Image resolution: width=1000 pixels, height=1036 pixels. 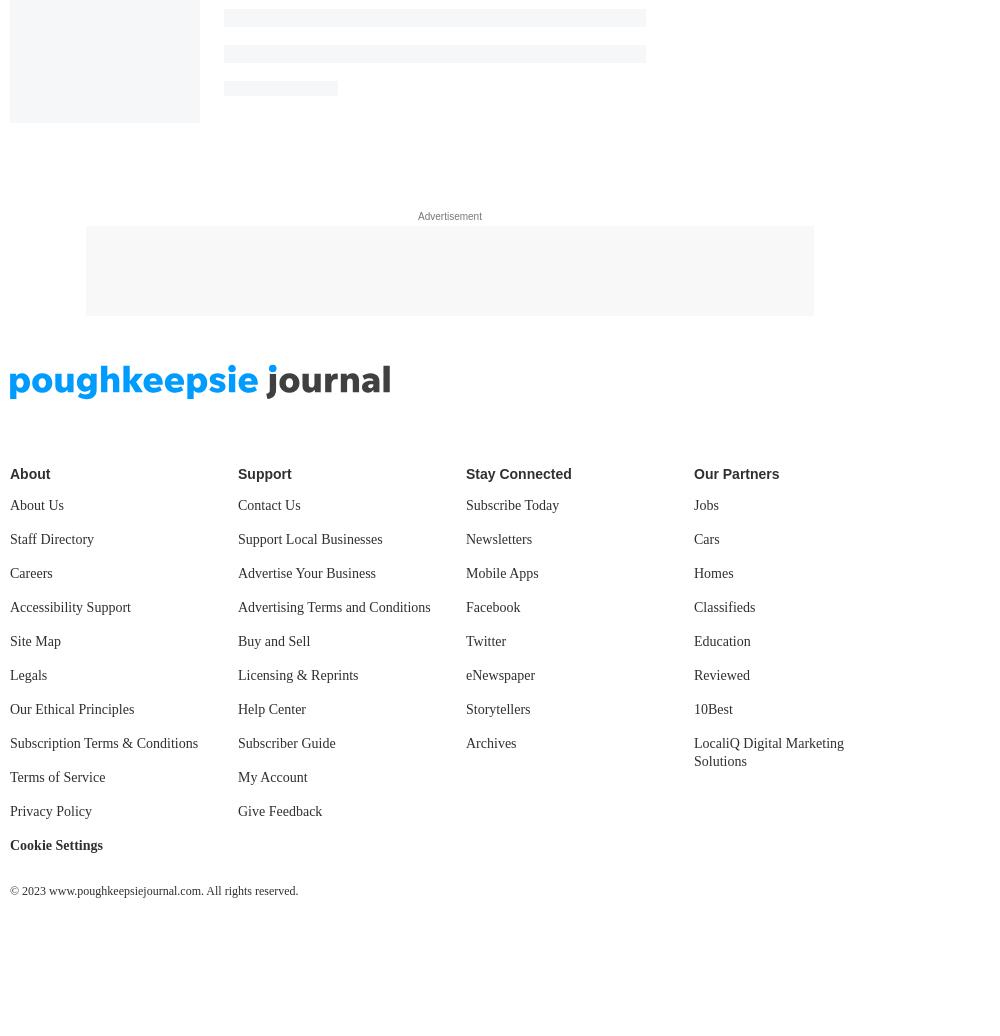 I want to click on '10Best', so click(x=693, y=708).